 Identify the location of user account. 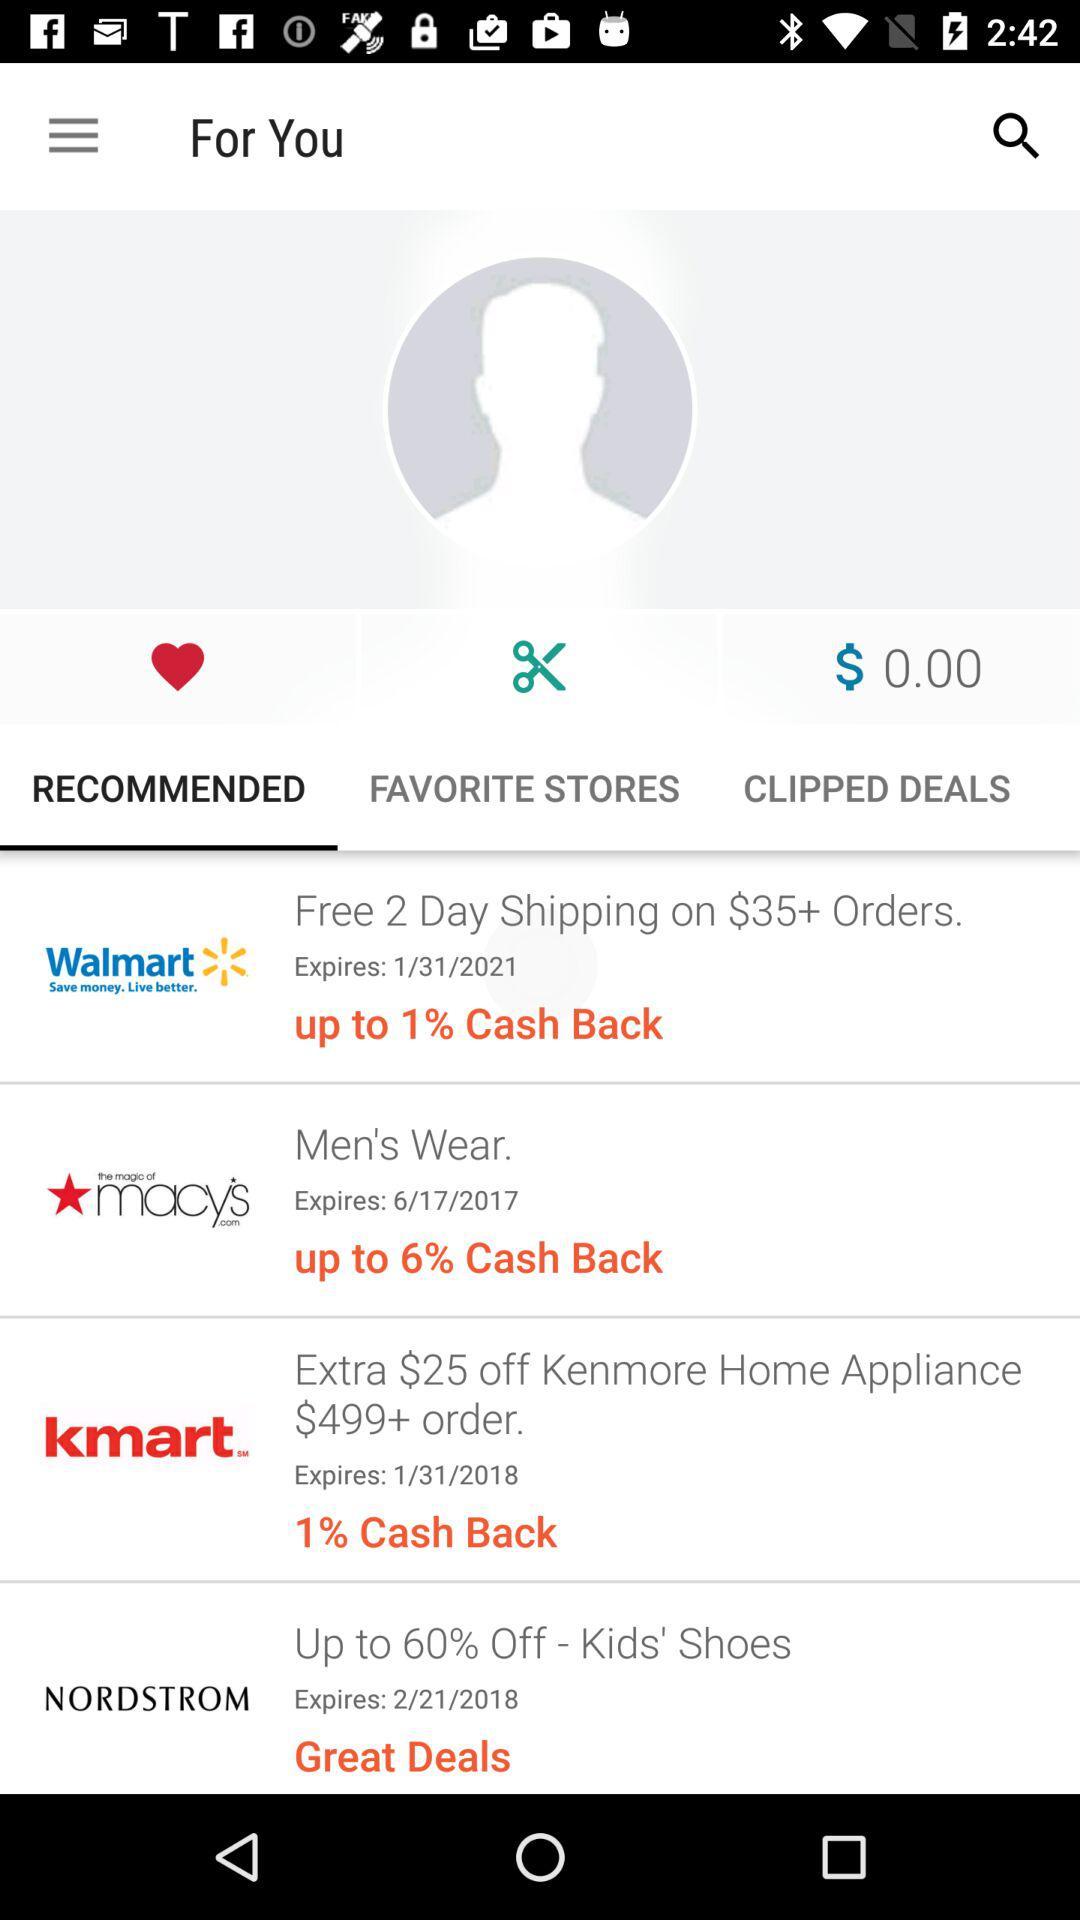
(540, 408).